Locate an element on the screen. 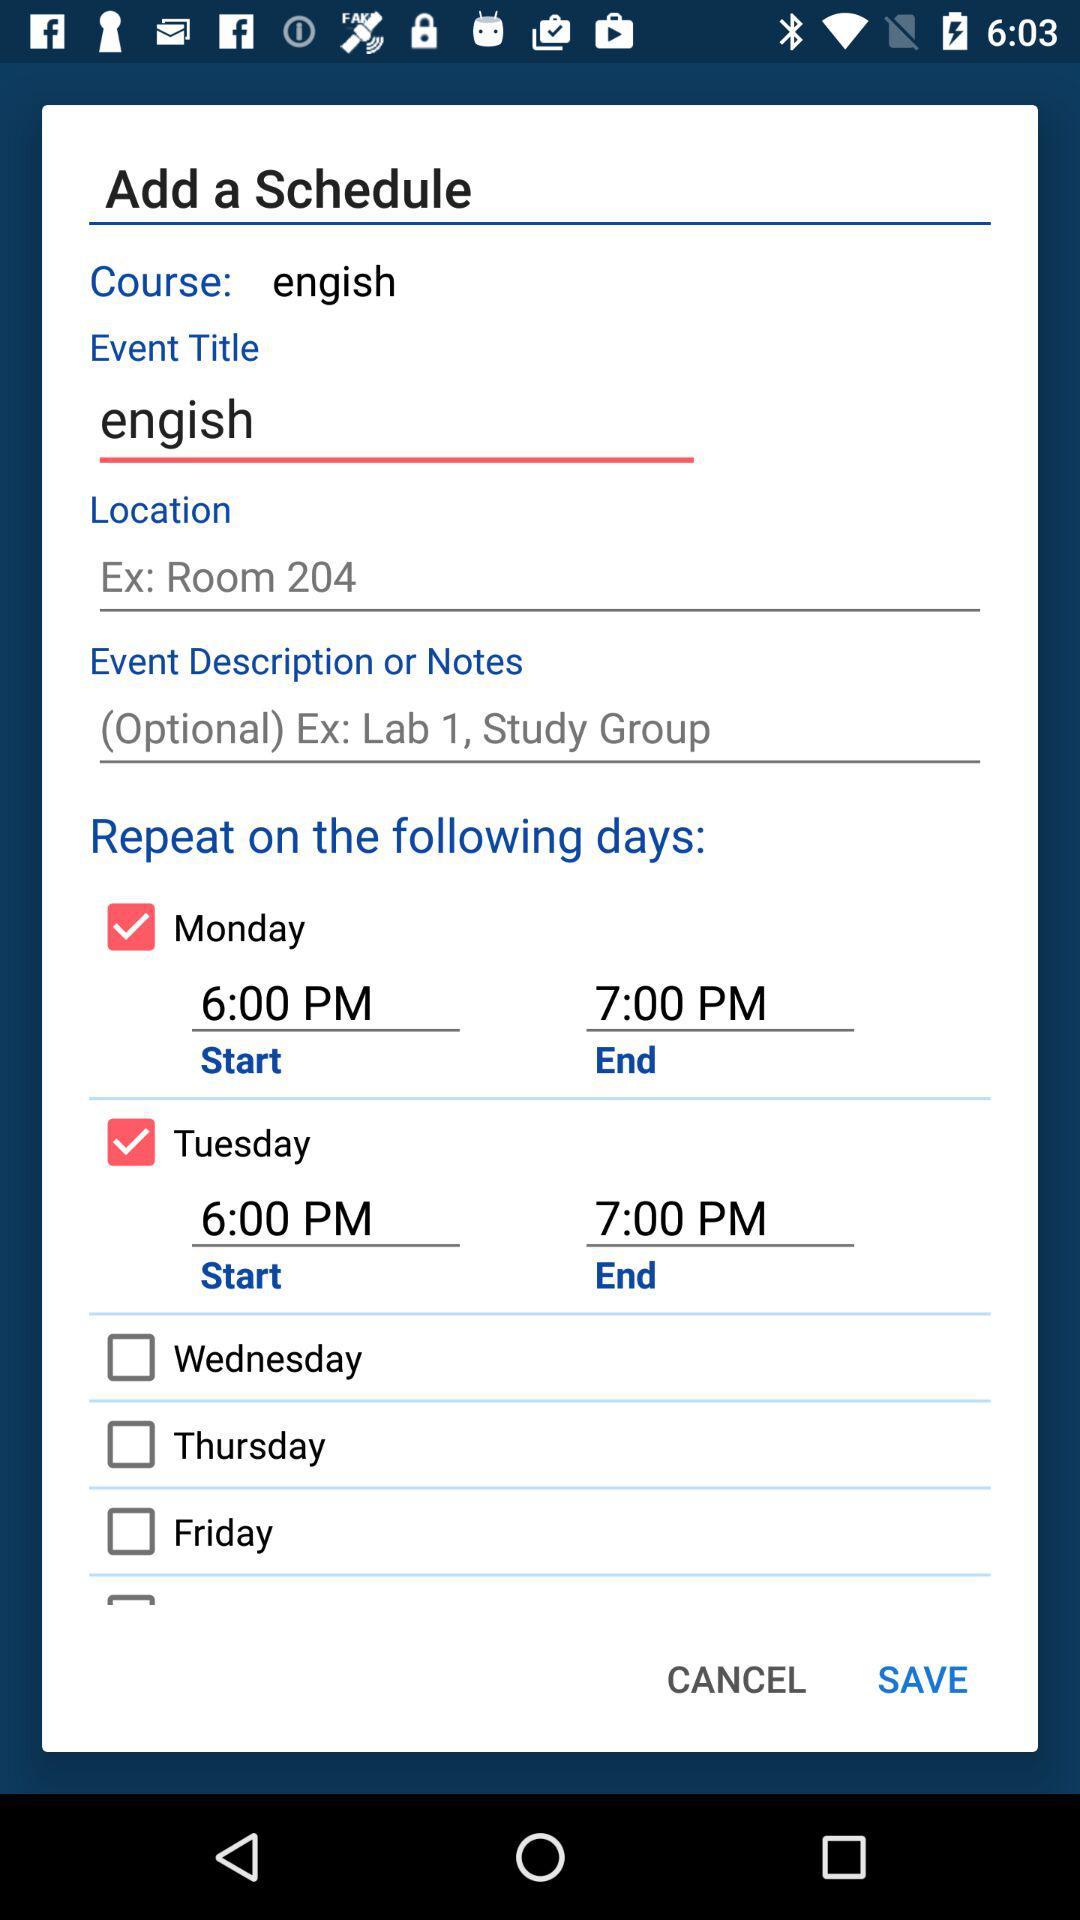  icon next to the 7:00 pm icon is located at coordinates (197, 925).